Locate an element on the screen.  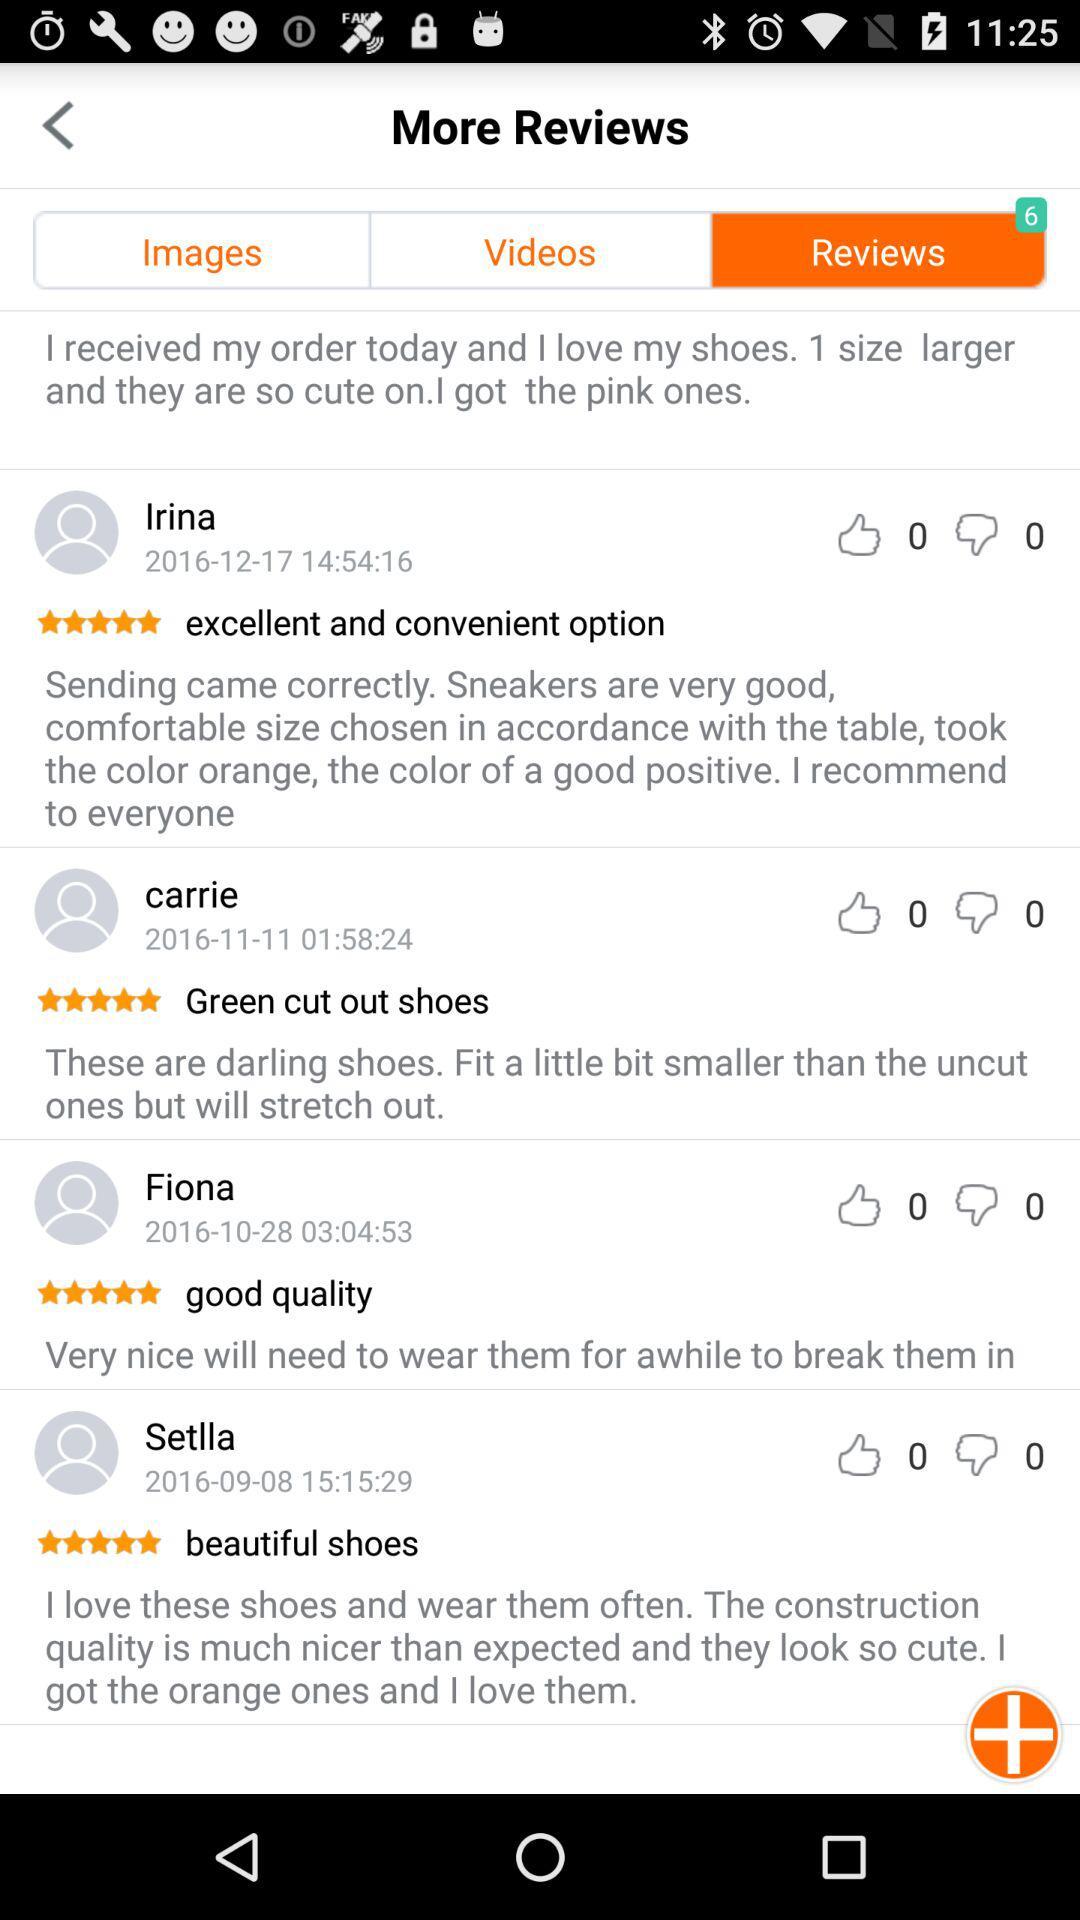
the icon above the 2016 09 08 icon is located at coordinates (190, 1434).